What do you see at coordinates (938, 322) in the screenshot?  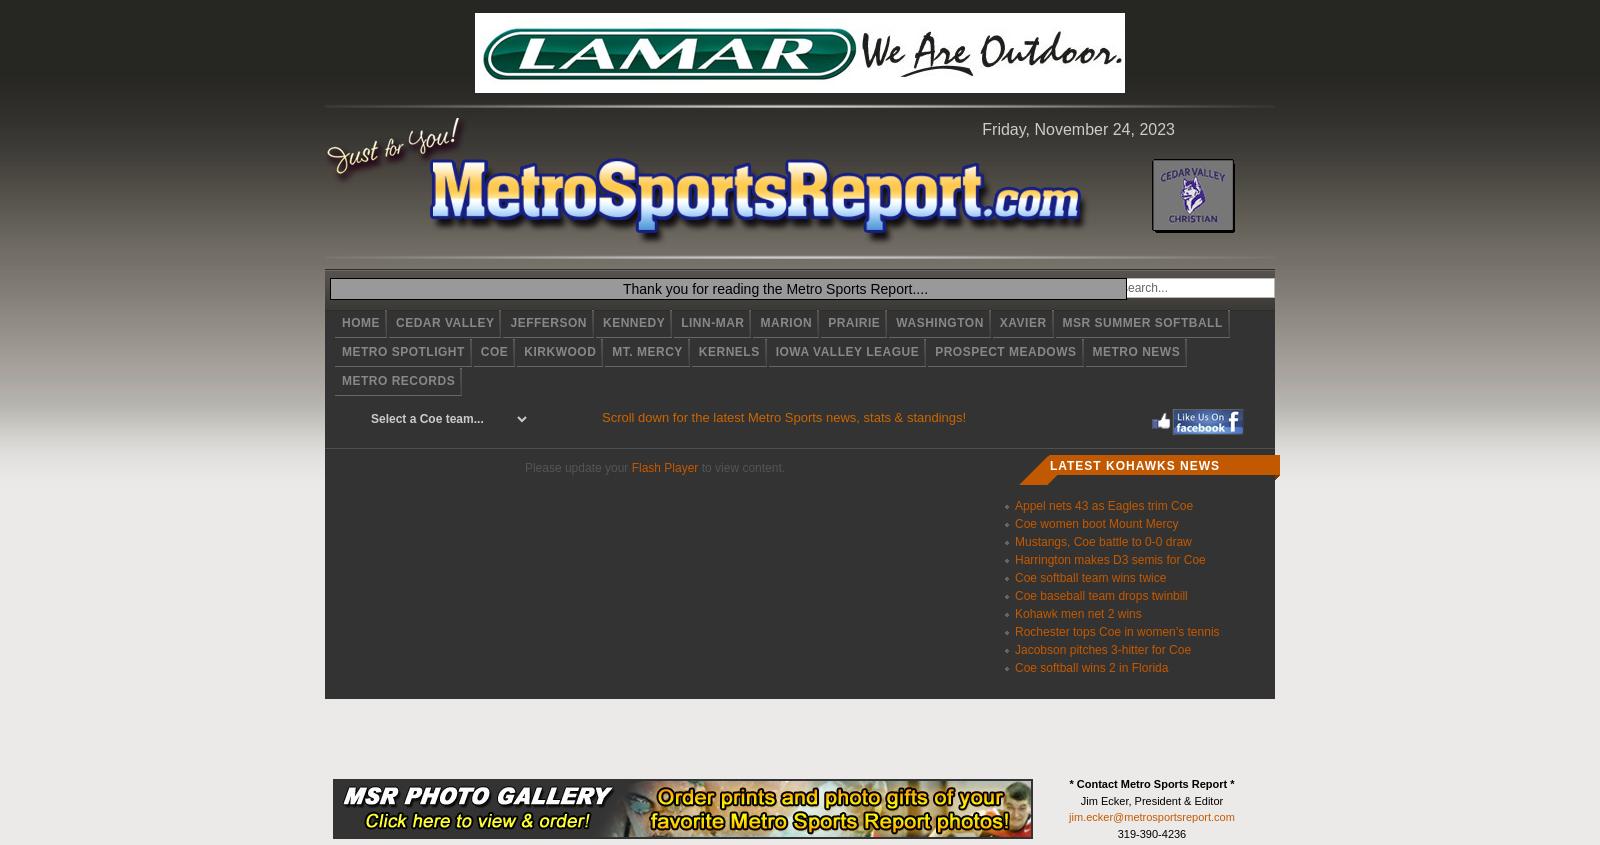 I see `'Washington'` at bounding box center [938, 322].